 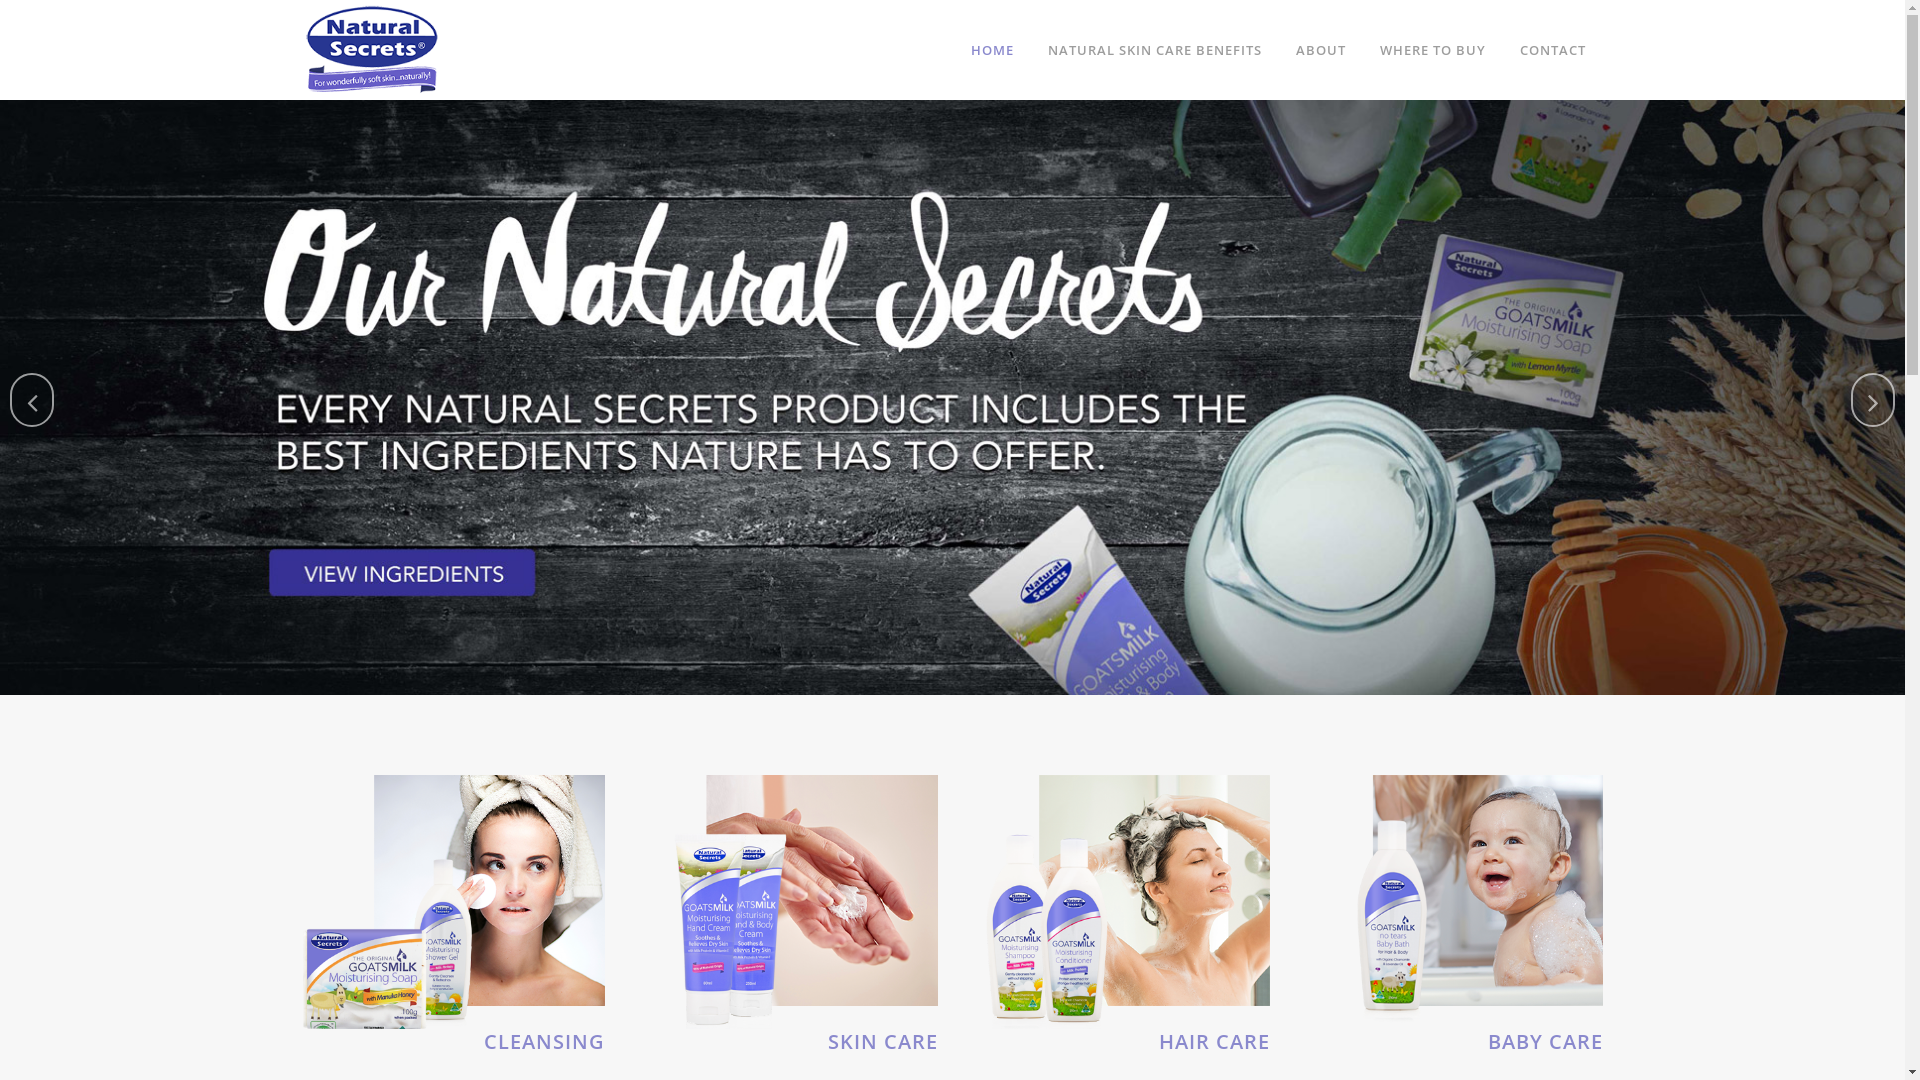 What do you see at coordinates (1153, 49) in the screenshot?
I see `'NATURAL SKIN CARE BENEFITS'` at bounding box center [1153, 49].